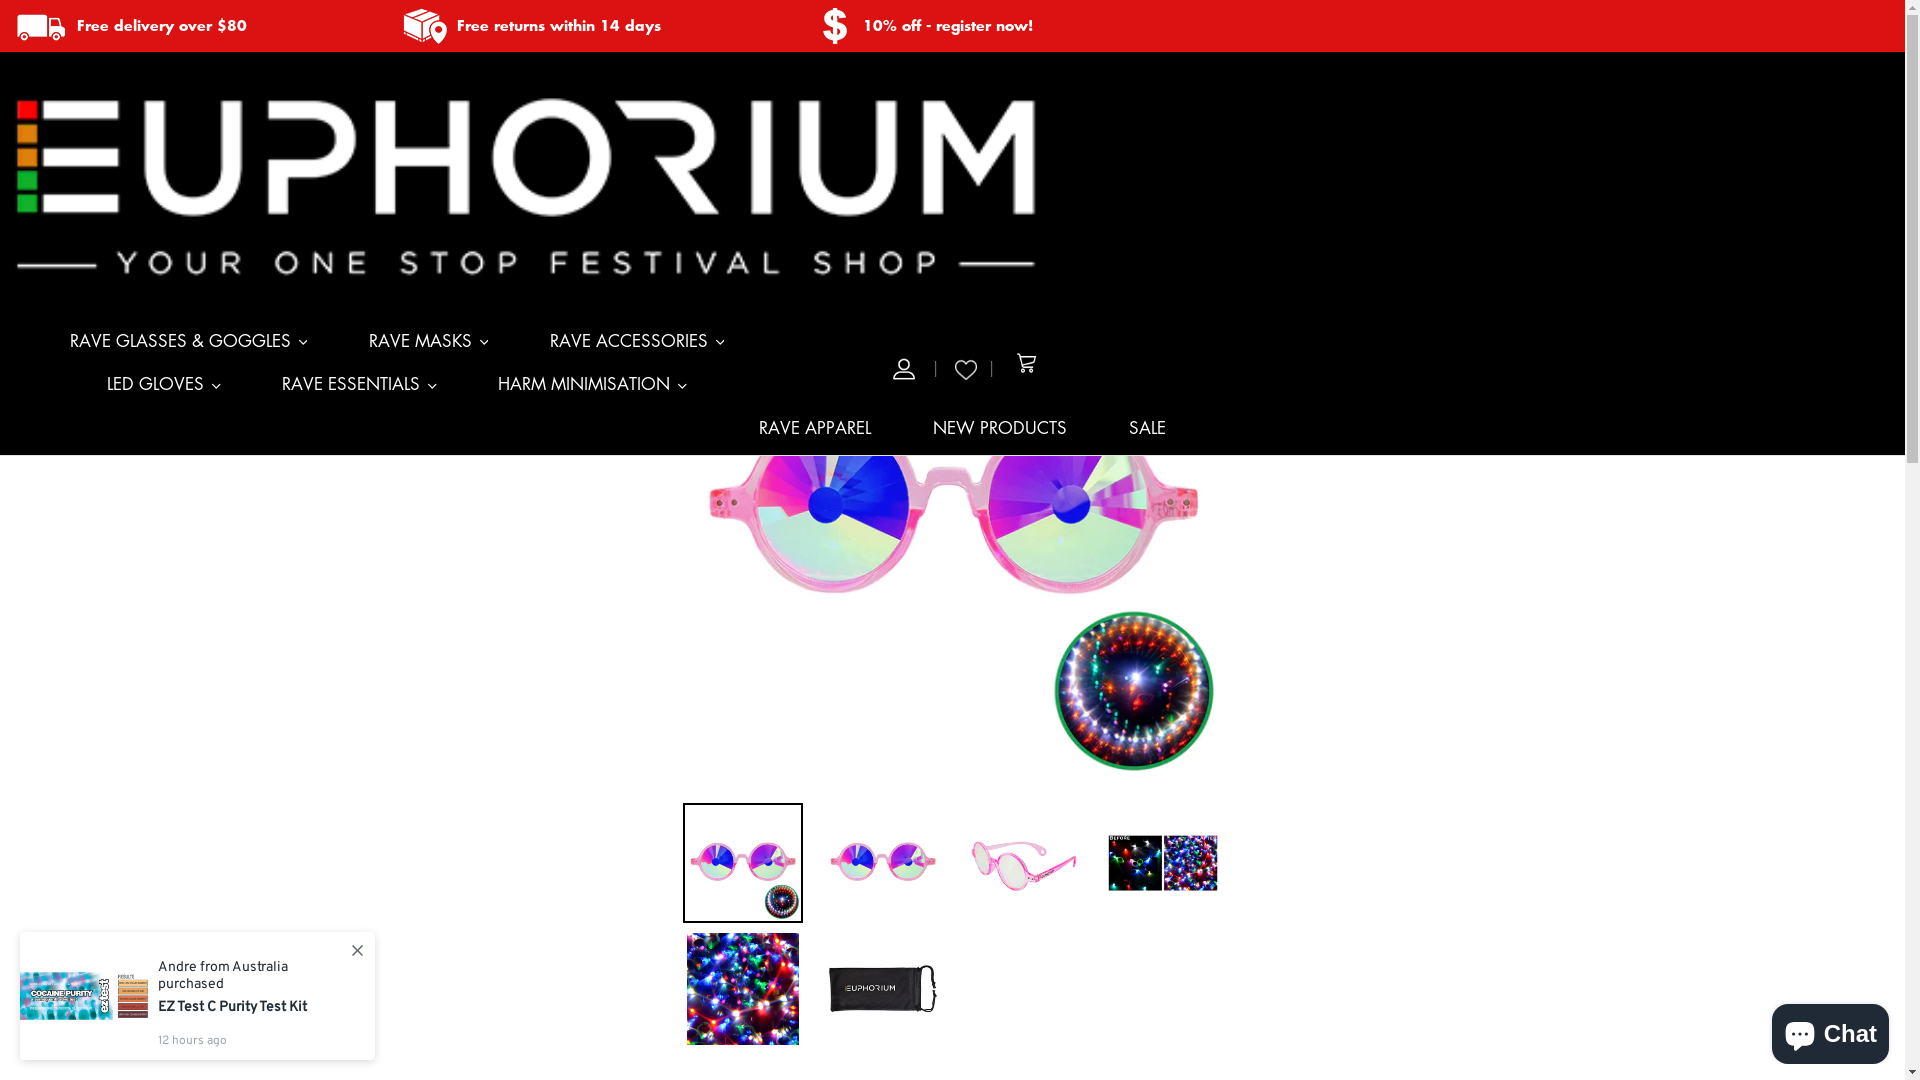 This screenshot has width=1920, height=1080. I want to click on 'RAVE APPAREL', so click(815, 433).